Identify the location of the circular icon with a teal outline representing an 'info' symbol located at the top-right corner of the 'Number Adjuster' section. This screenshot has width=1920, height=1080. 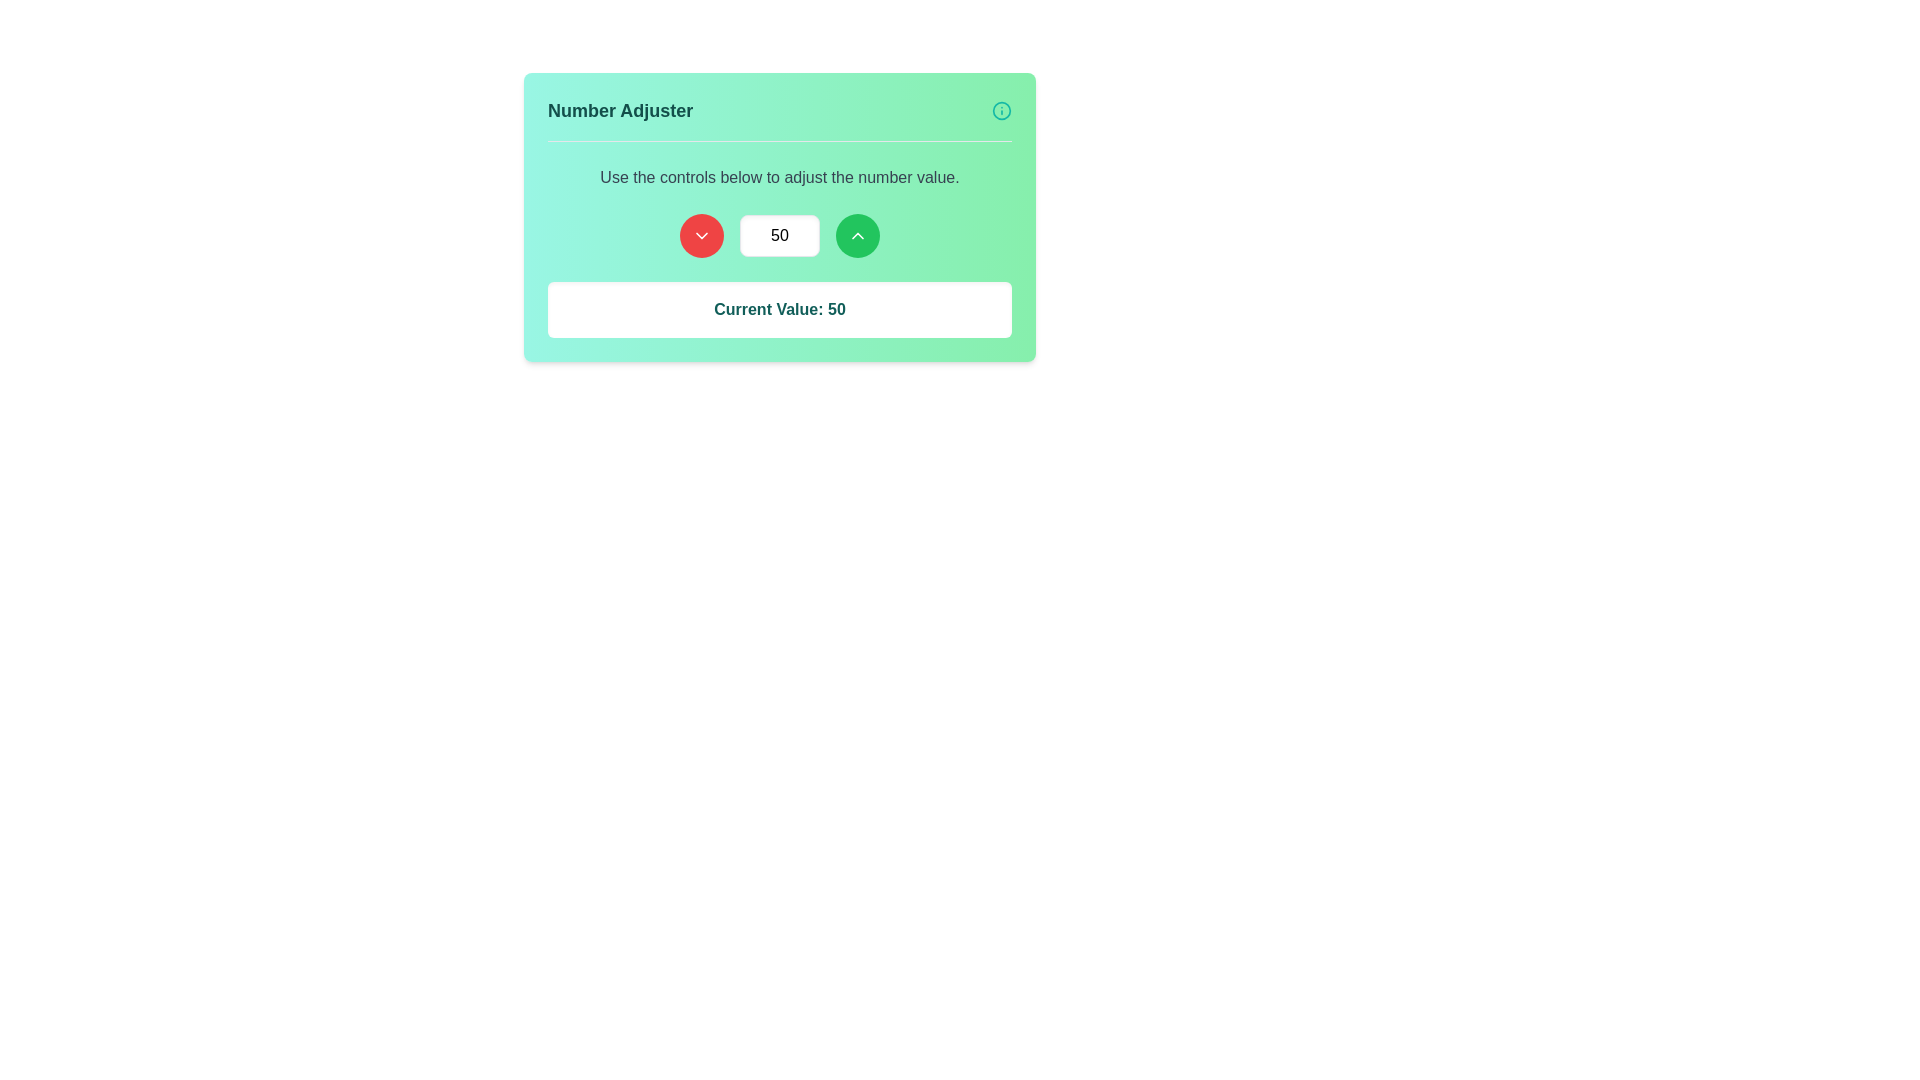
(1002, 111).